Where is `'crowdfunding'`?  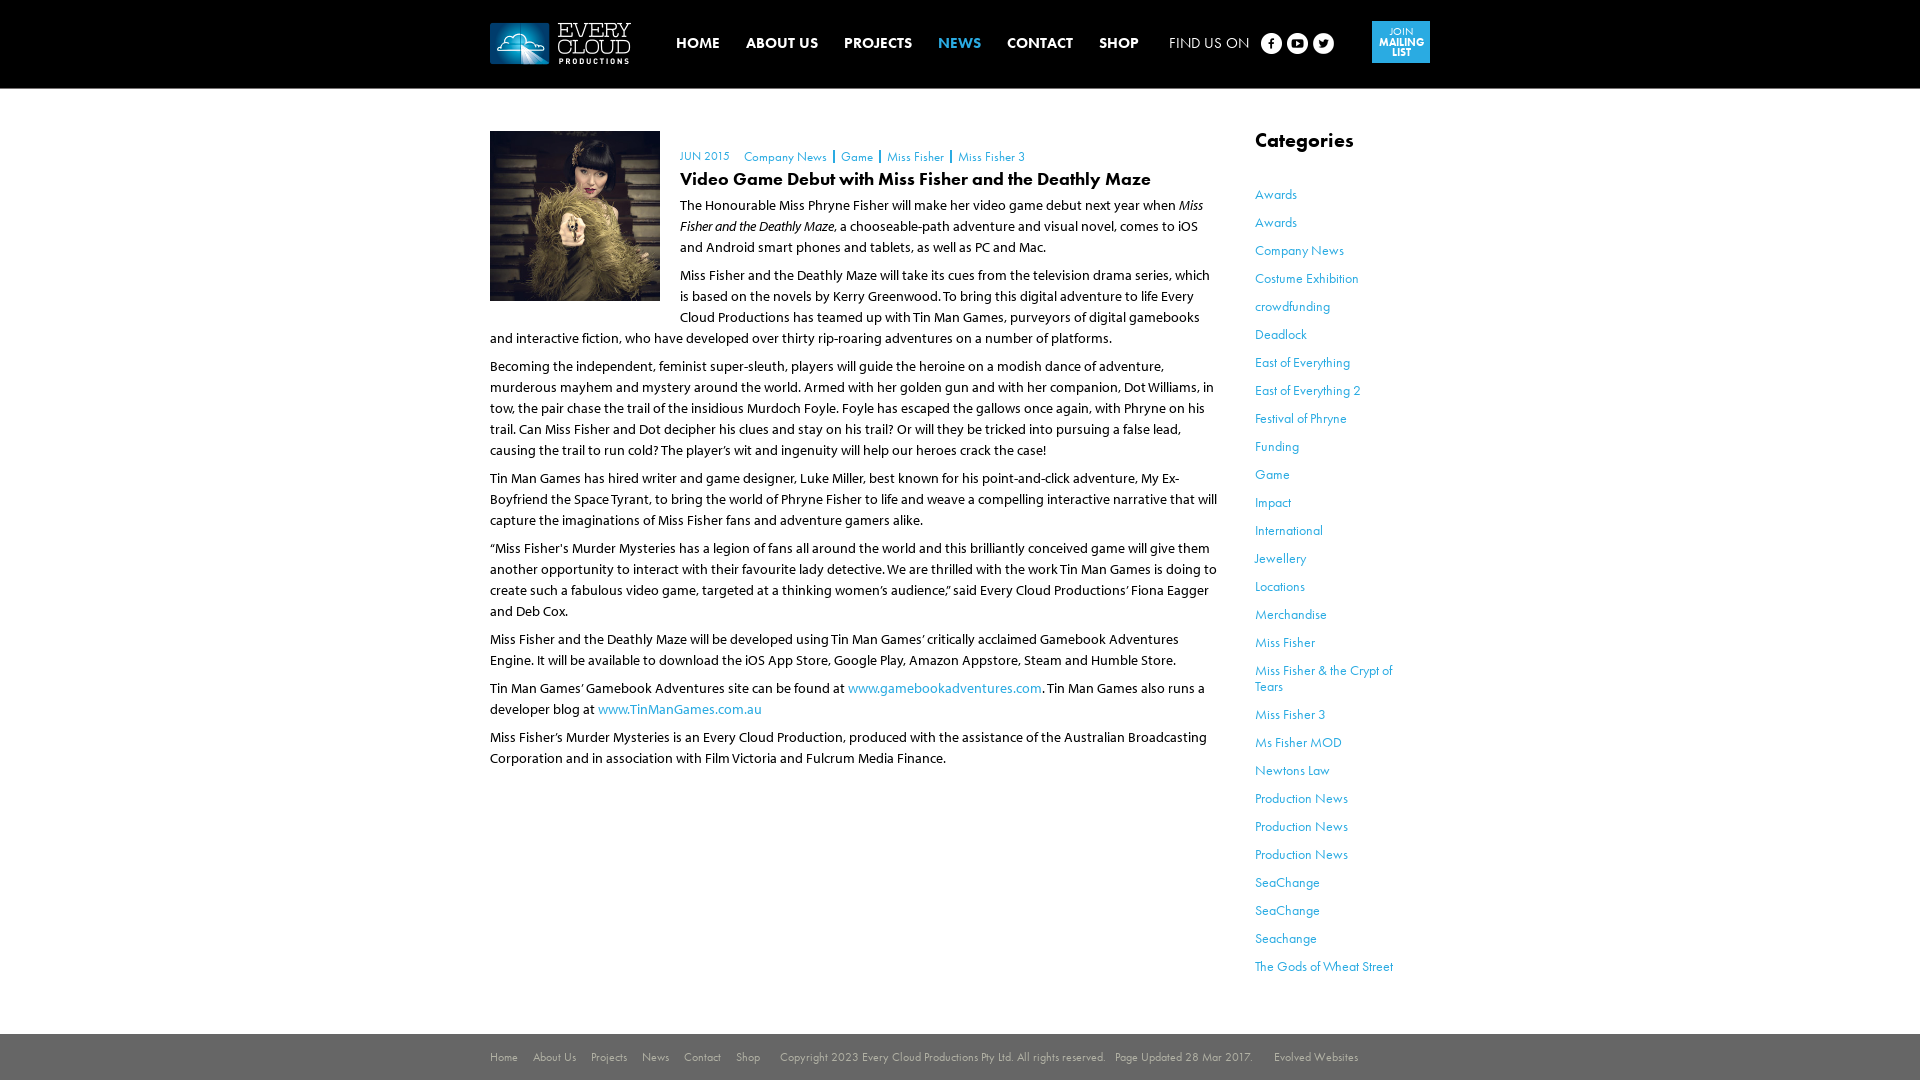 'crowdfunding' is located at coordinates (1292, 305).